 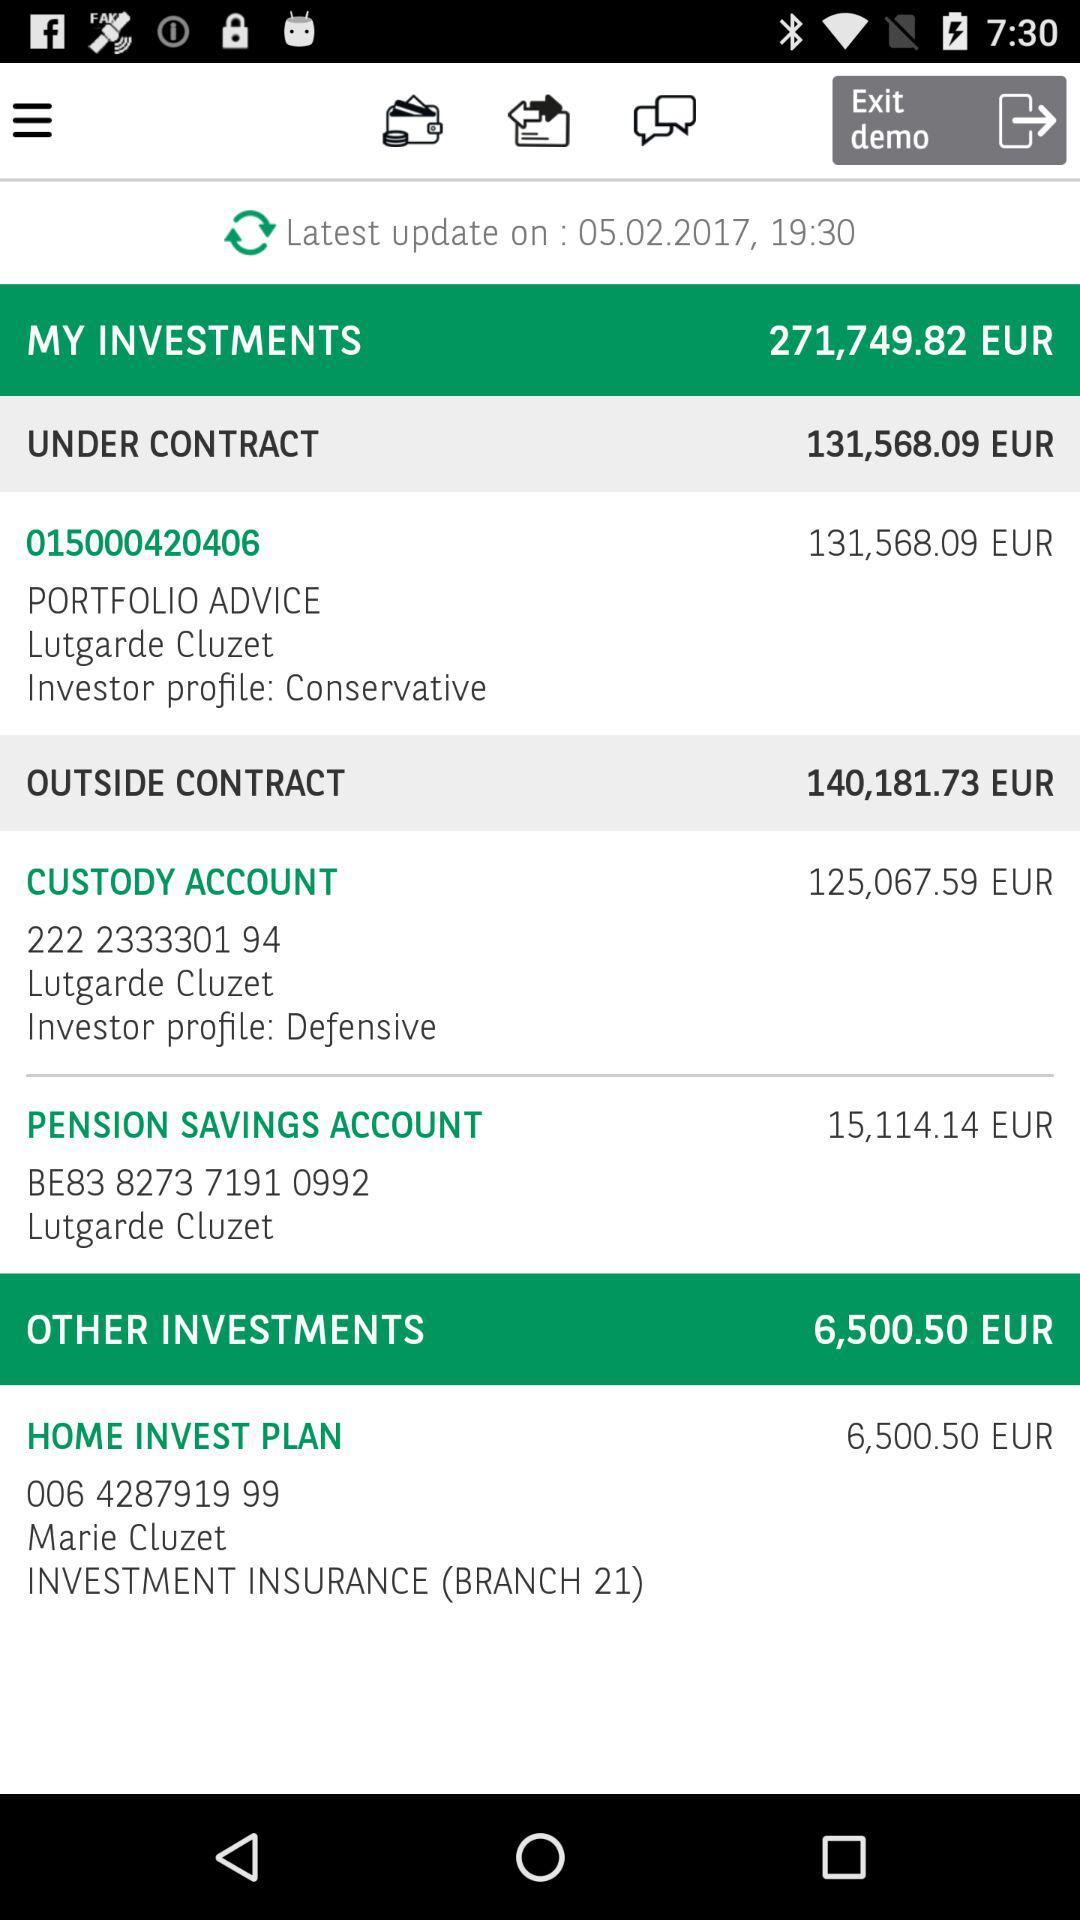 What do you see at coordinates (152, 938) in the screenshot?
I see `222 2333301 94 icon` at bounding box center [152, 938].